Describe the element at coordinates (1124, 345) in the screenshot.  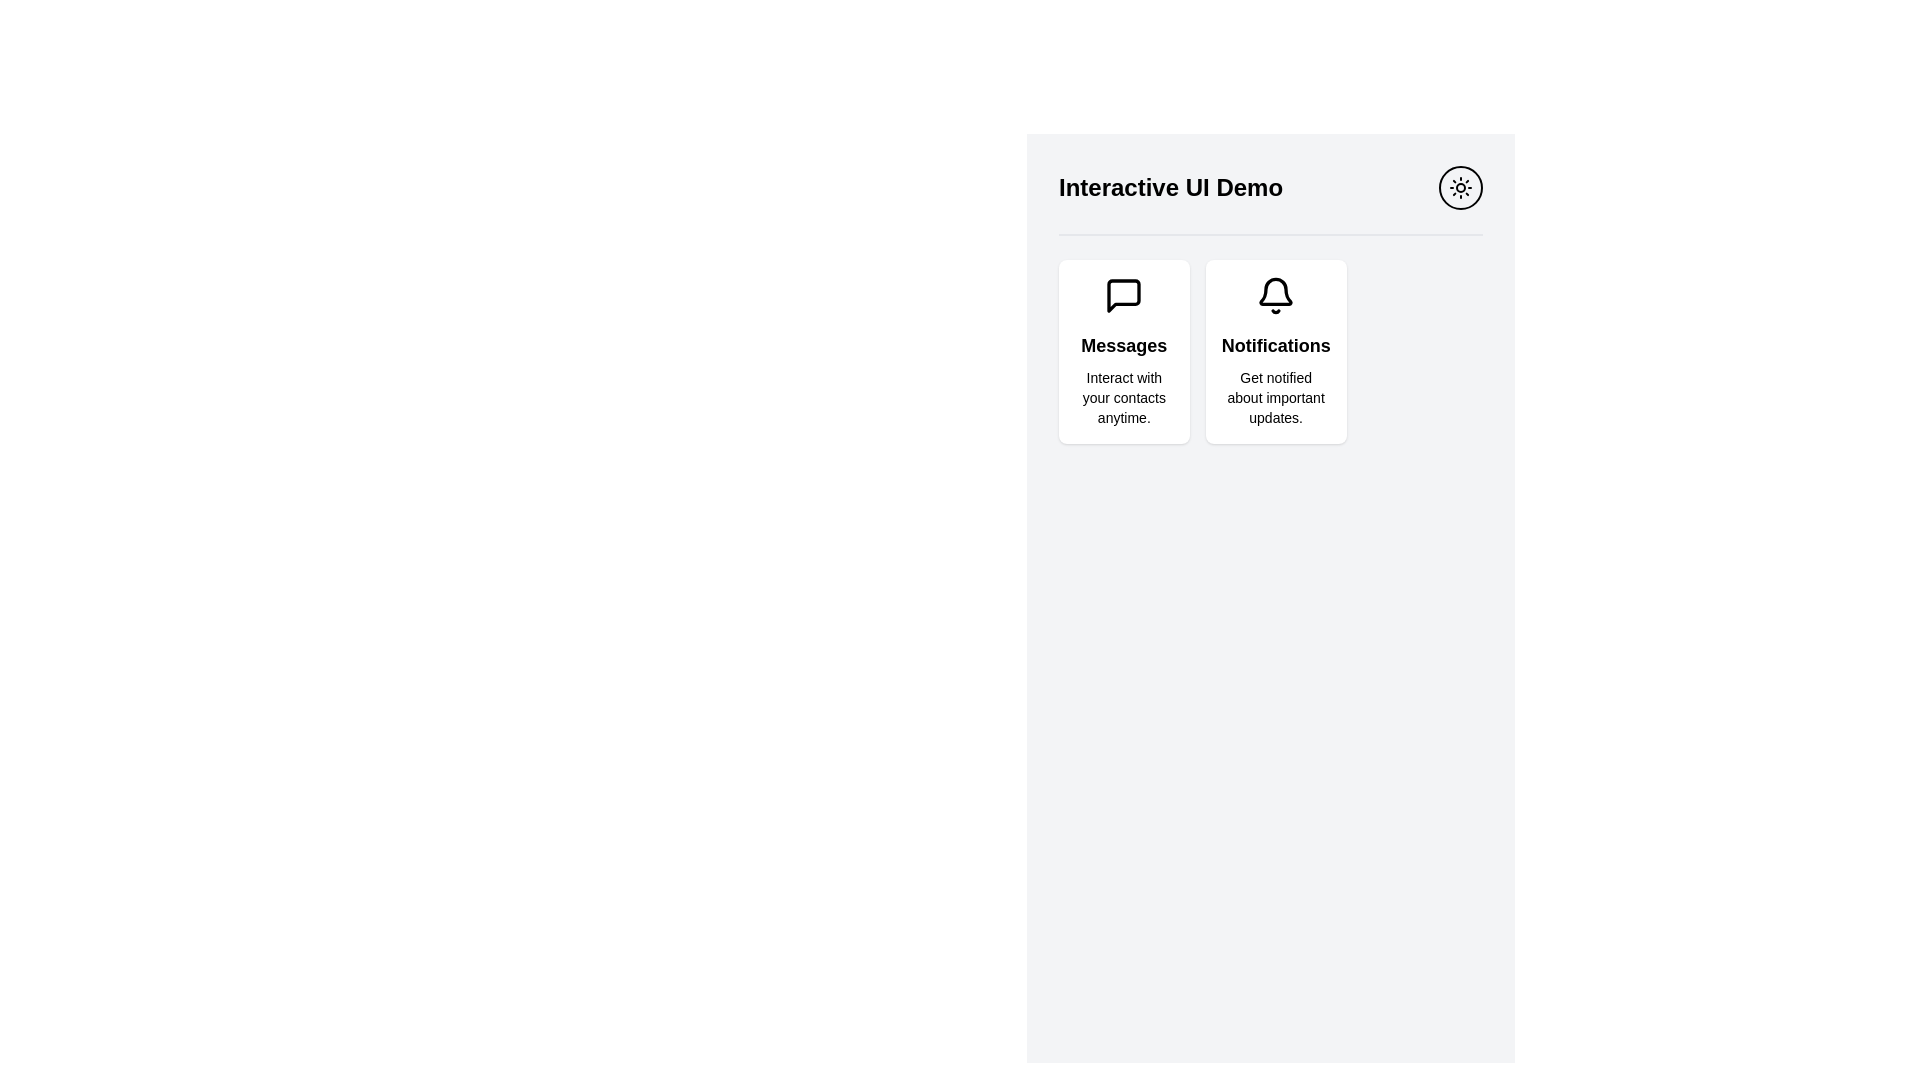
I see `the 'Messages' text label element` at that location.